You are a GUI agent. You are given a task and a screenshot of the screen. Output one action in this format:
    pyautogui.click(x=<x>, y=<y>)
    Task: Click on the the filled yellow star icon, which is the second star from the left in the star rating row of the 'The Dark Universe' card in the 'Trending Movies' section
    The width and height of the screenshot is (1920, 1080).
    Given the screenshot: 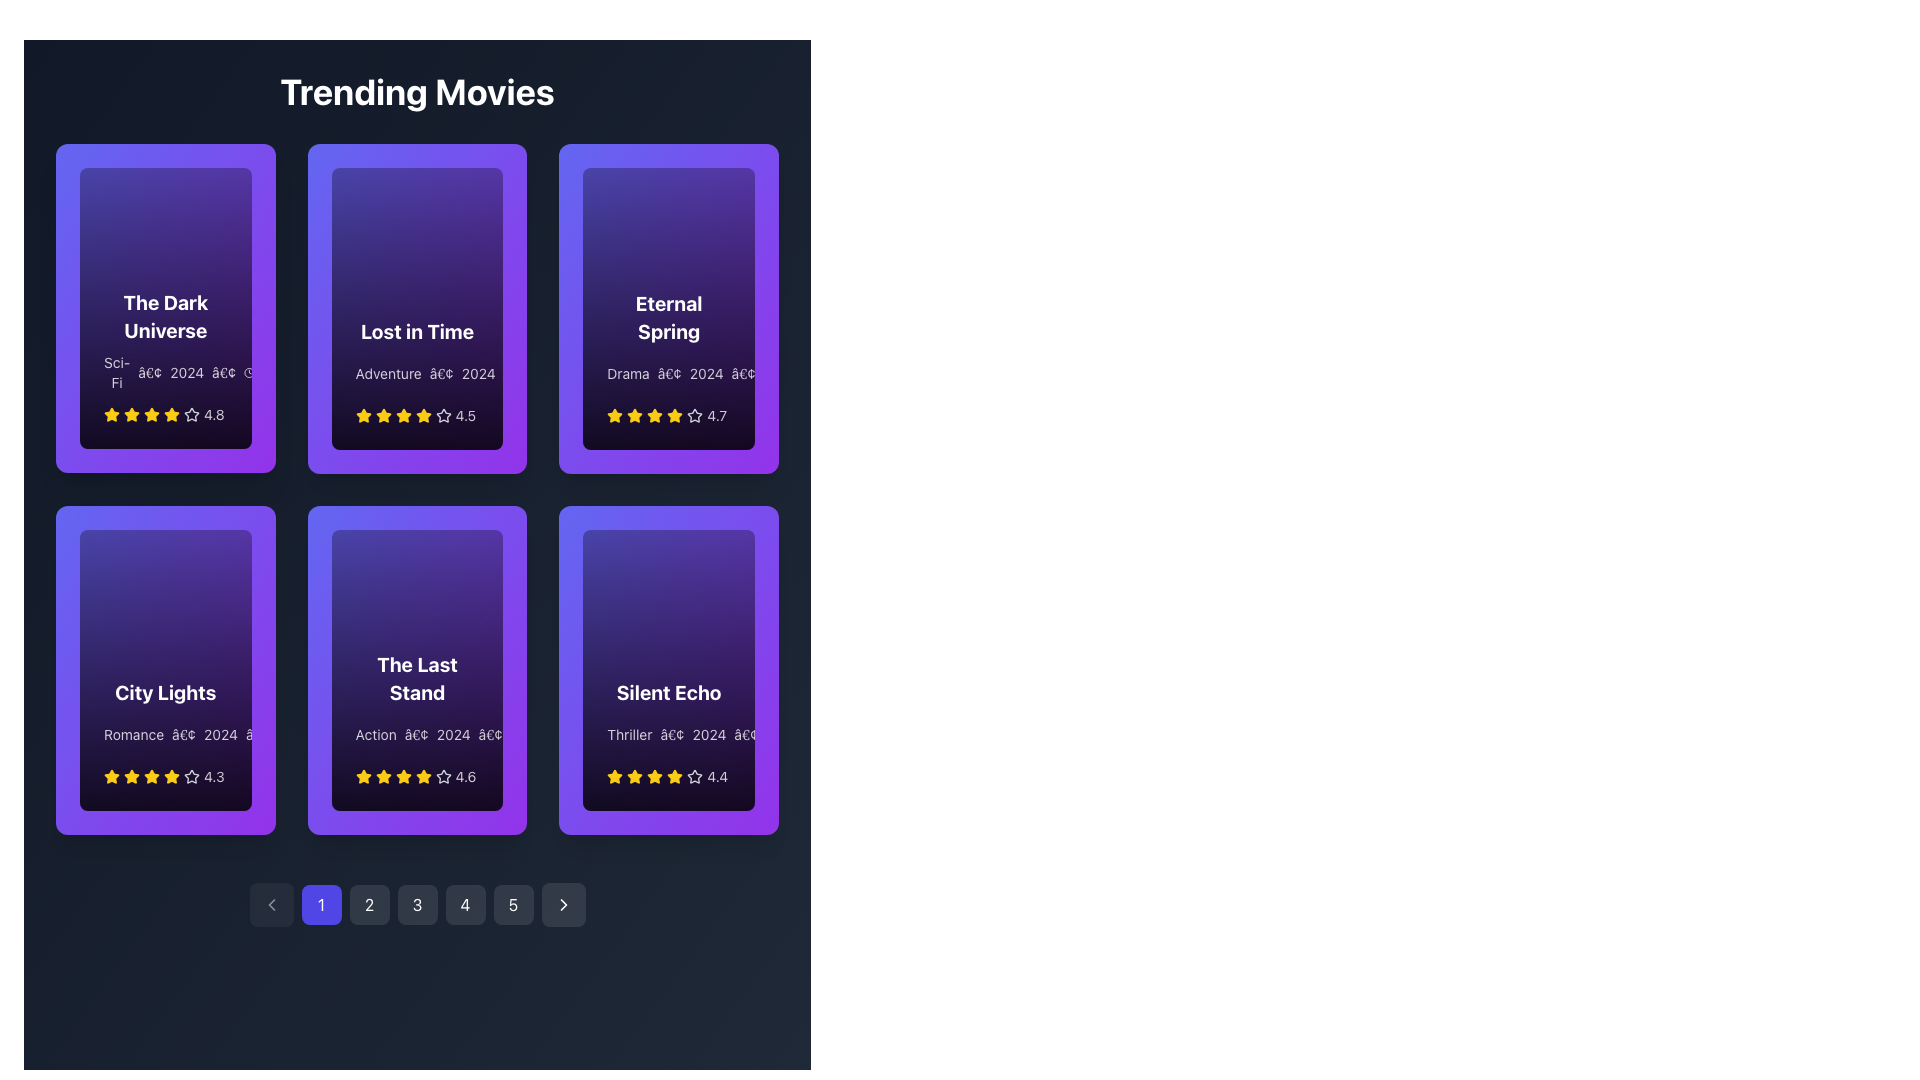 What is the action you would take?
    pyautogui.click(x=151, y=414)
    